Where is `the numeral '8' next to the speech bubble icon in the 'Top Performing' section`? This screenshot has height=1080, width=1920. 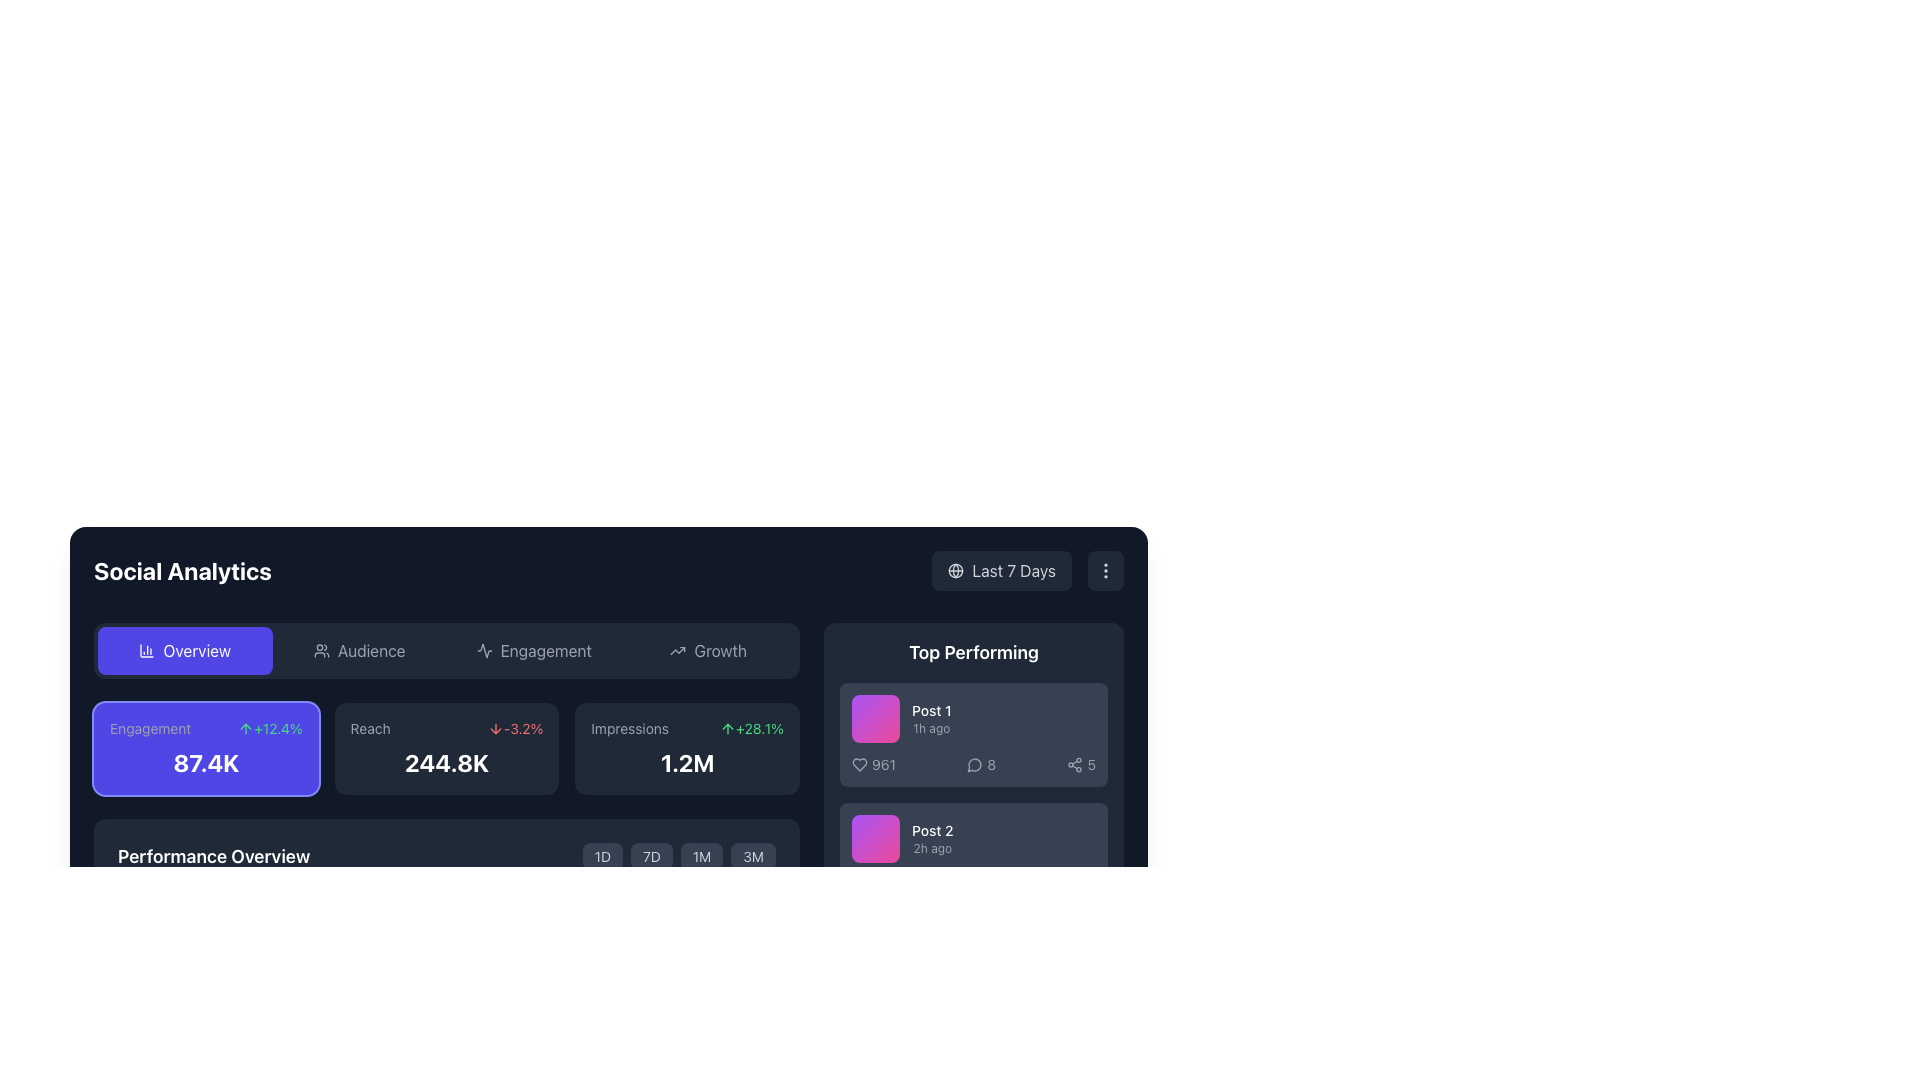 the numeral '8' next to the speech bubble icon in the 'Top Performing' section is located at coordinates (981, 764).